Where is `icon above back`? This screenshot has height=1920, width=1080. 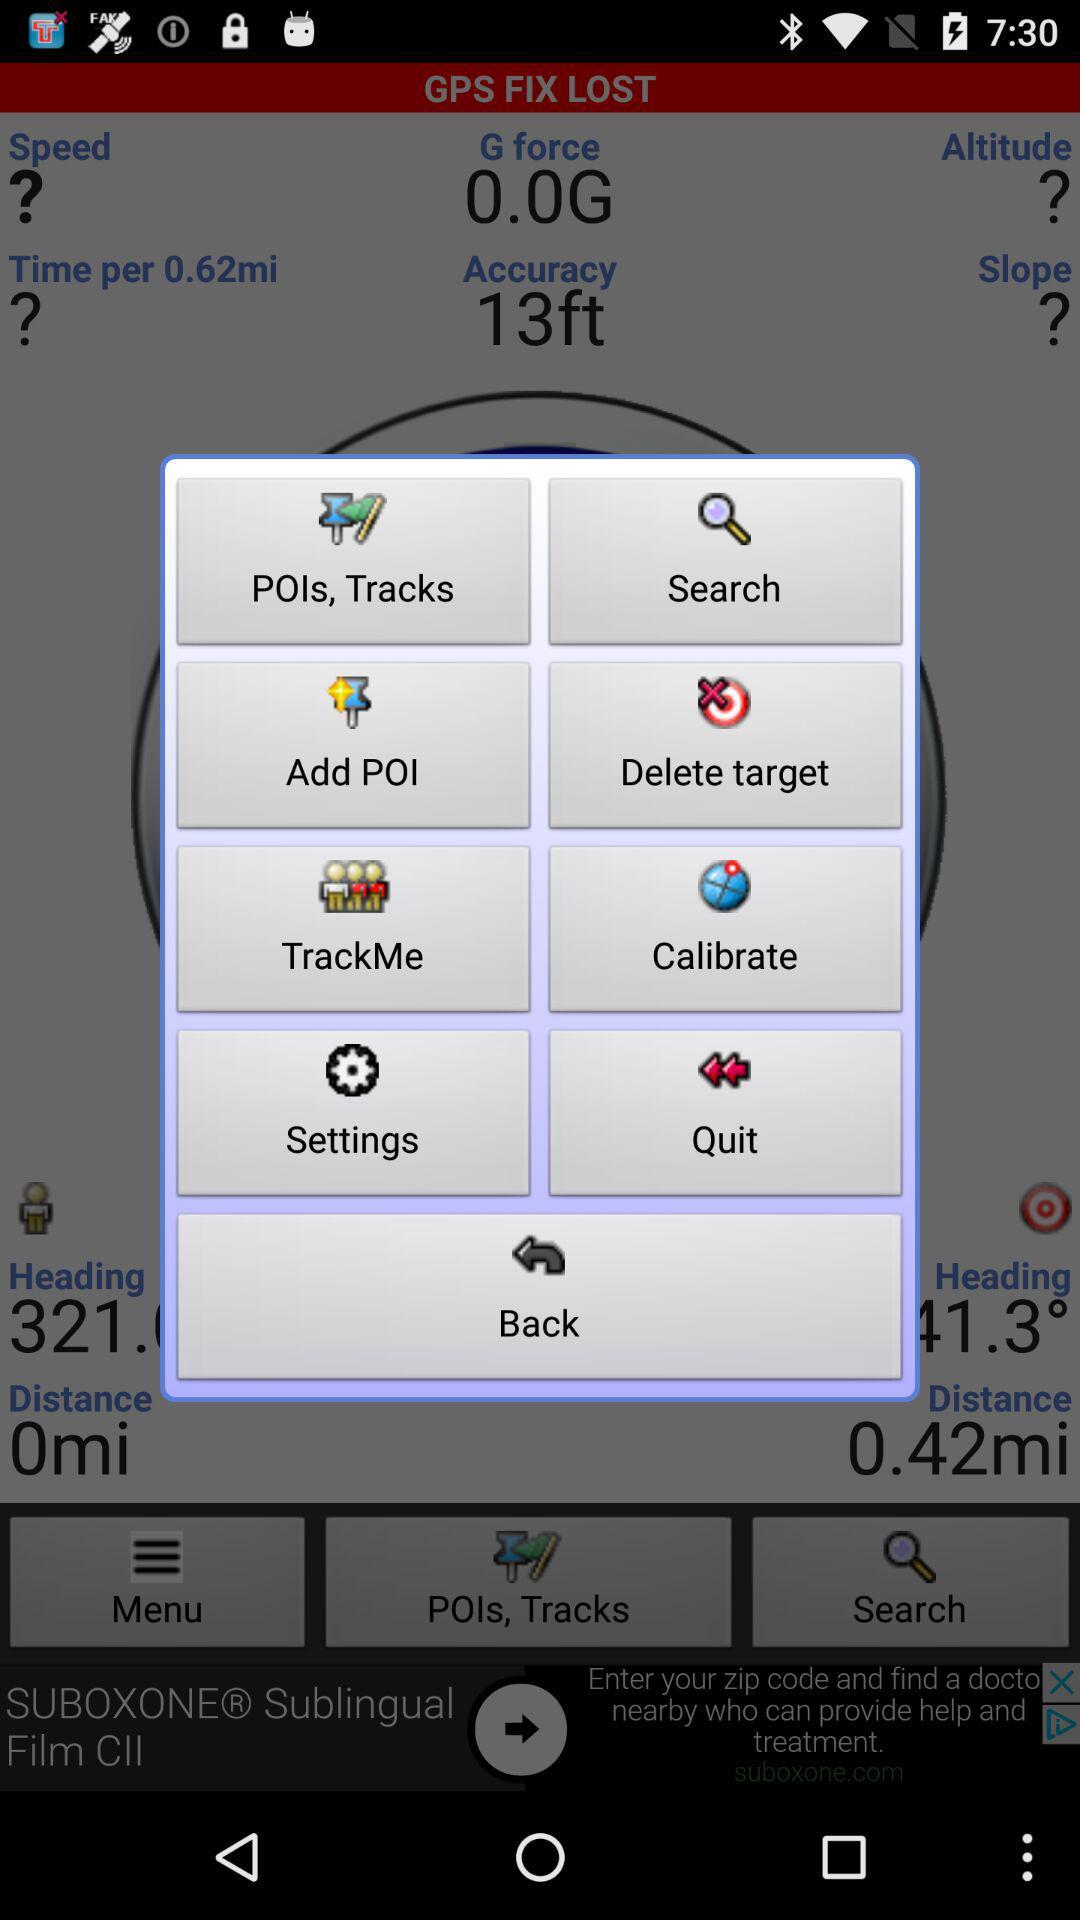 icon above back is located at coordinates (725, 1117).